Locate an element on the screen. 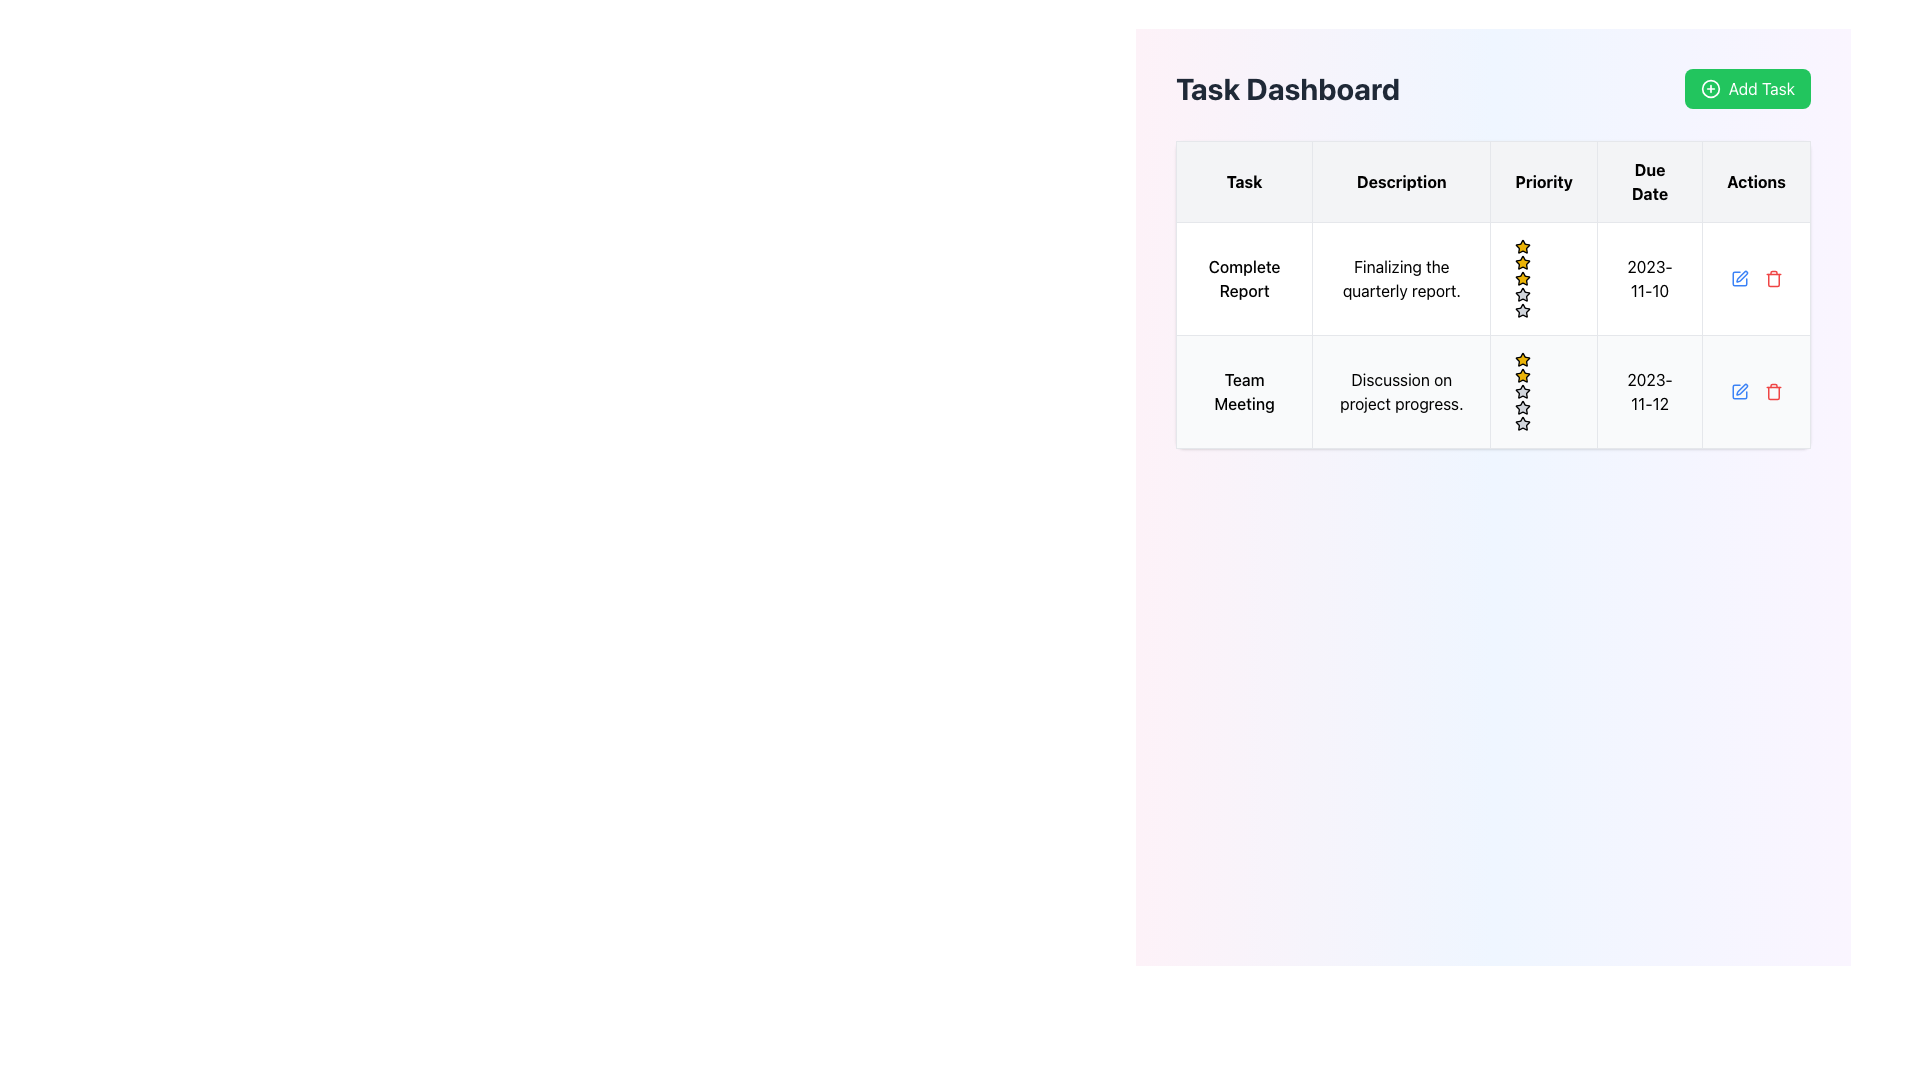 Image resolution: width=1920 pixels, height=1080 pixels. the second star in the five-star rating row under the 'Priority' column for the 'Team Meeting' task to rate it is located at coordinates (1522, 358).